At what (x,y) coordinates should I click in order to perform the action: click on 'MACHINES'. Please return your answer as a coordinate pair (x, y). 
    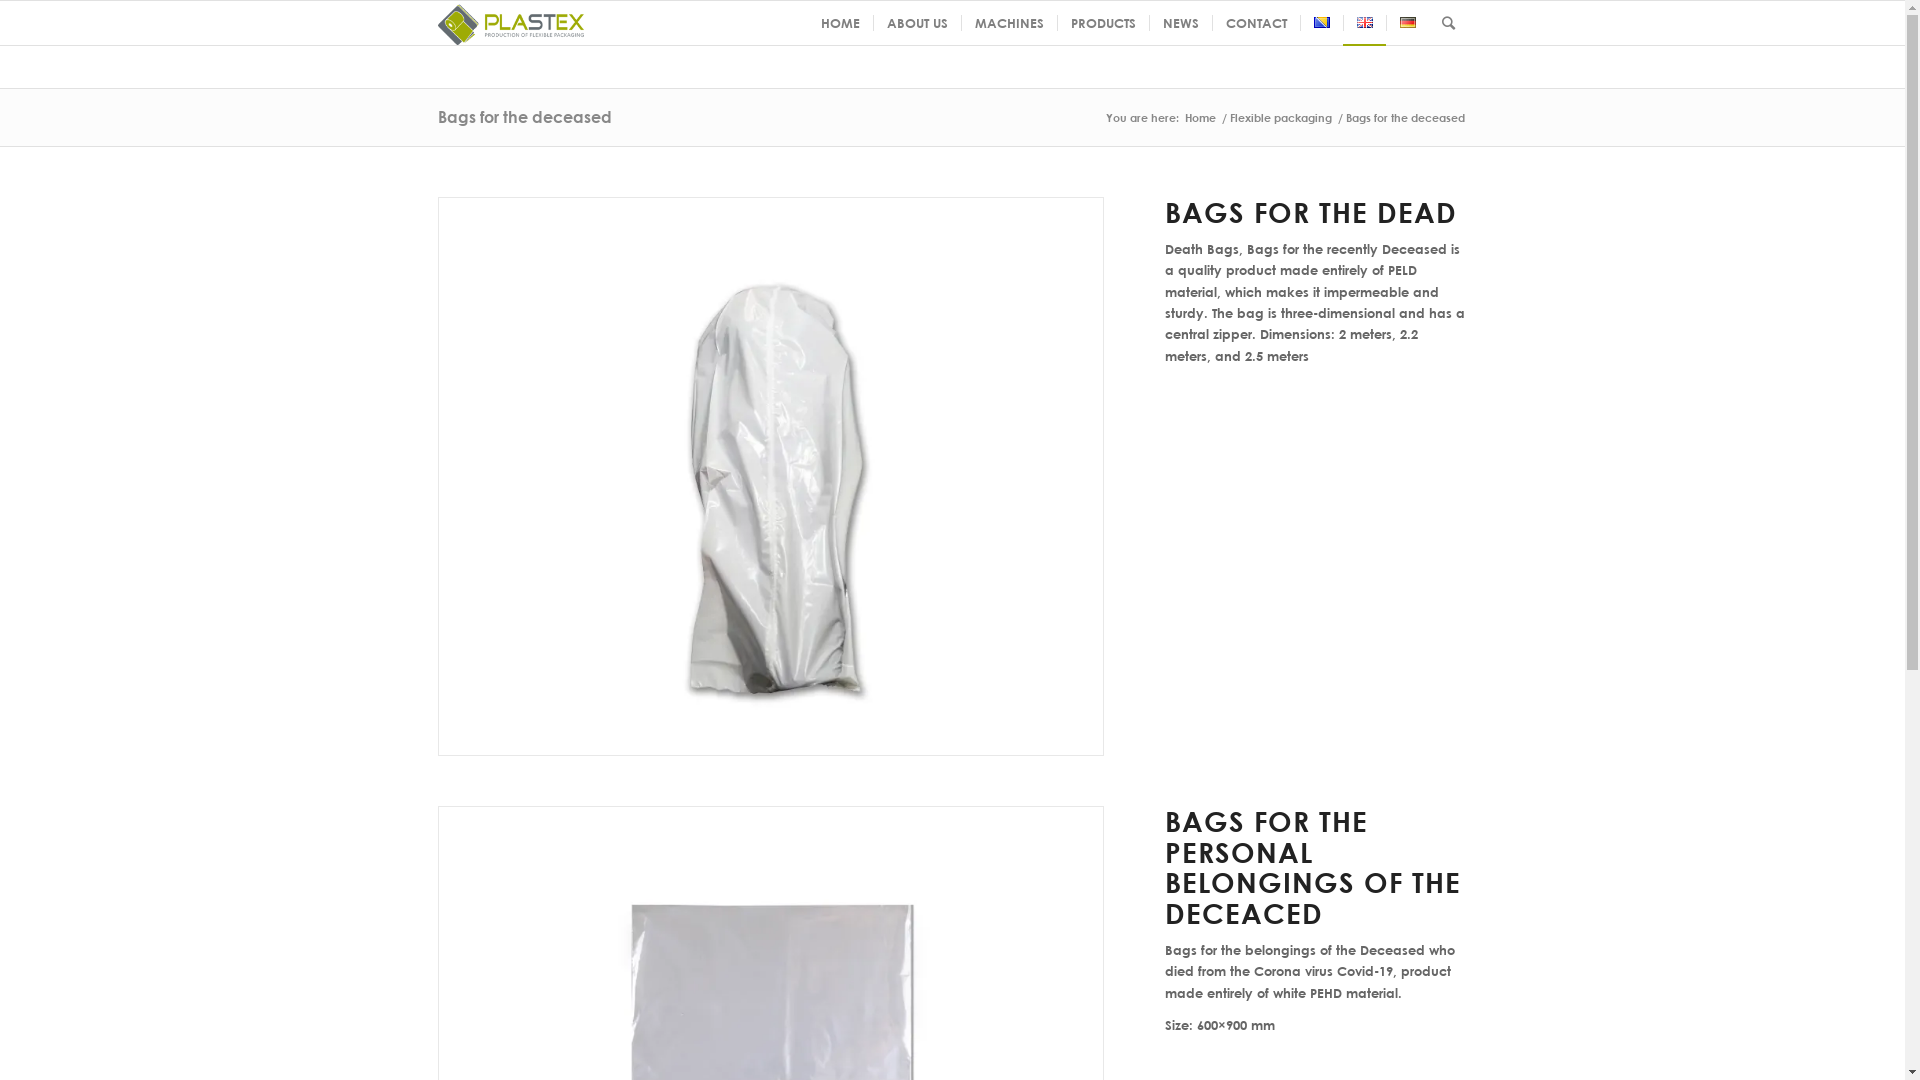
    Looking at the image, I should click on (960, 23).